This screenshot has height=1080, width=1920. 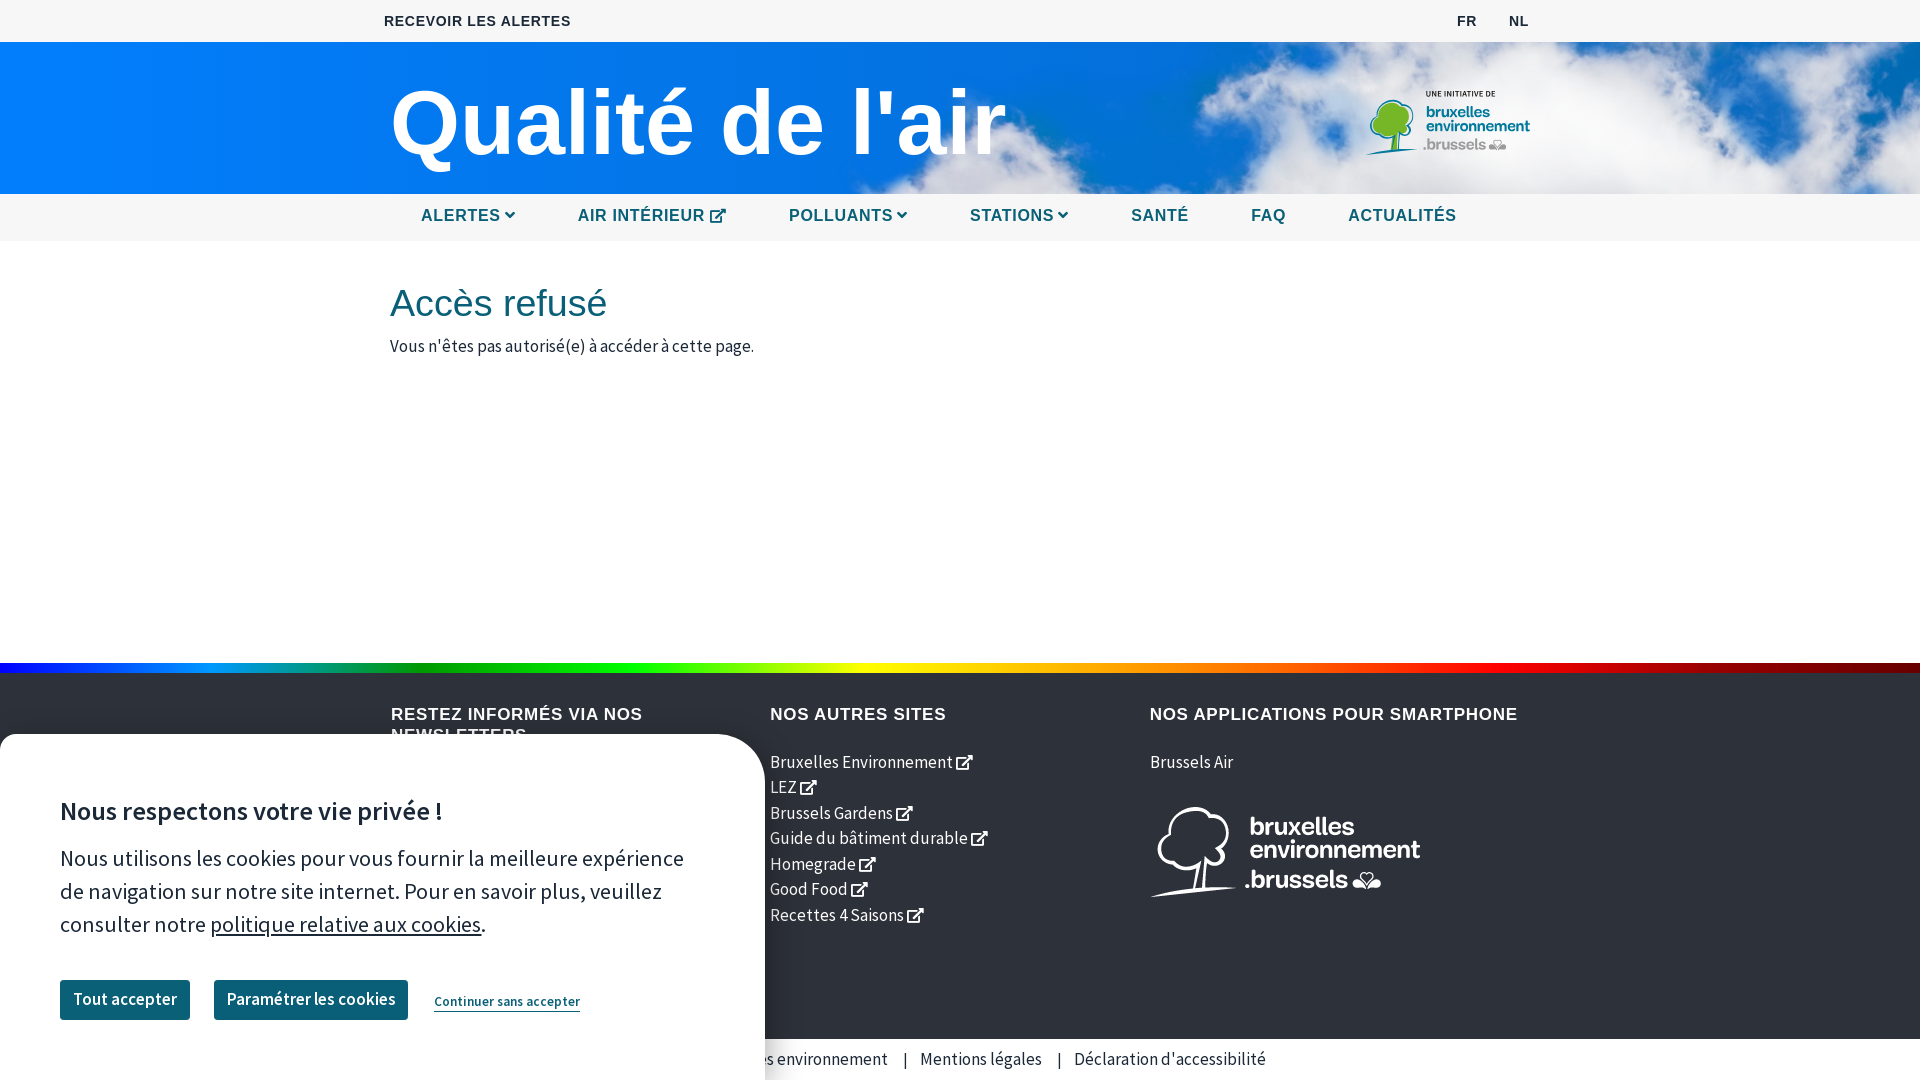 I want to click on 'NL', so click(x=1518, y=19).